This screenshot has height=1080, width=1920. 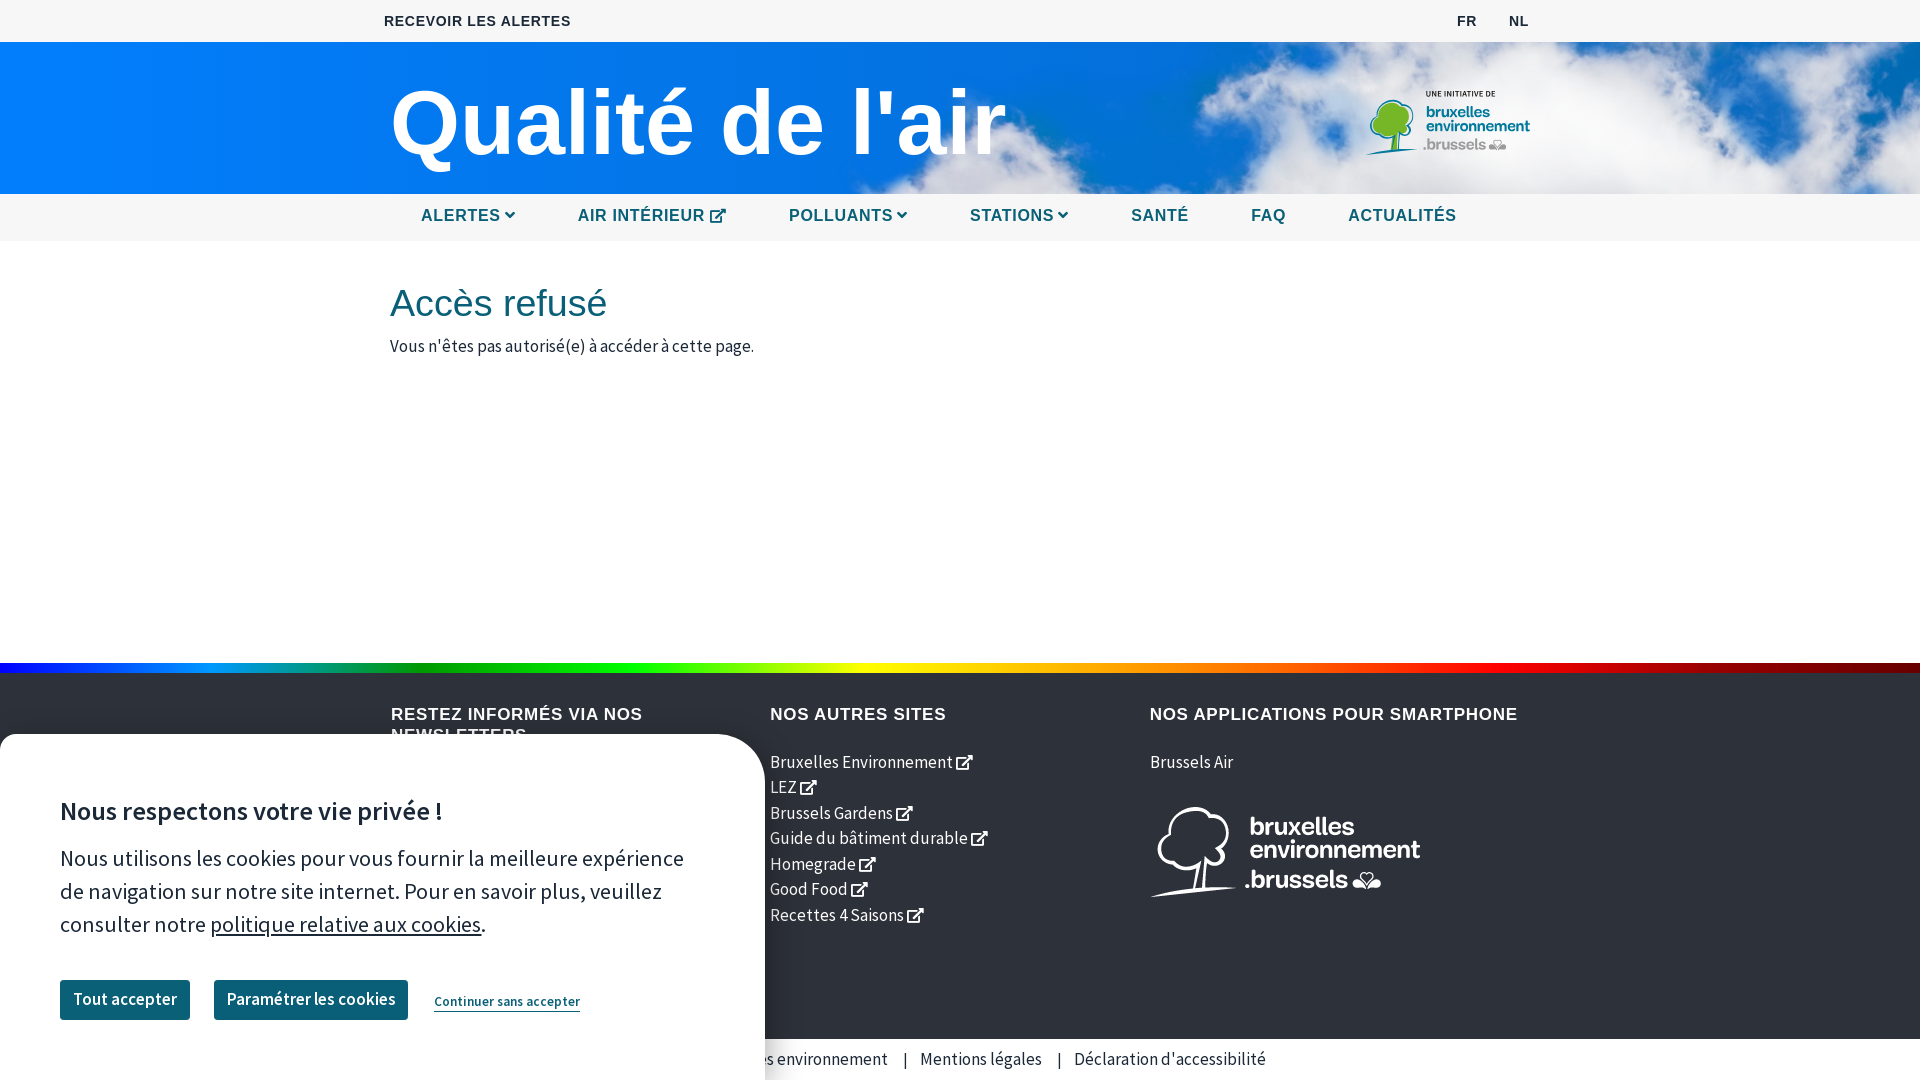 I want to click on 'NL', so click(x=1518, y=19).